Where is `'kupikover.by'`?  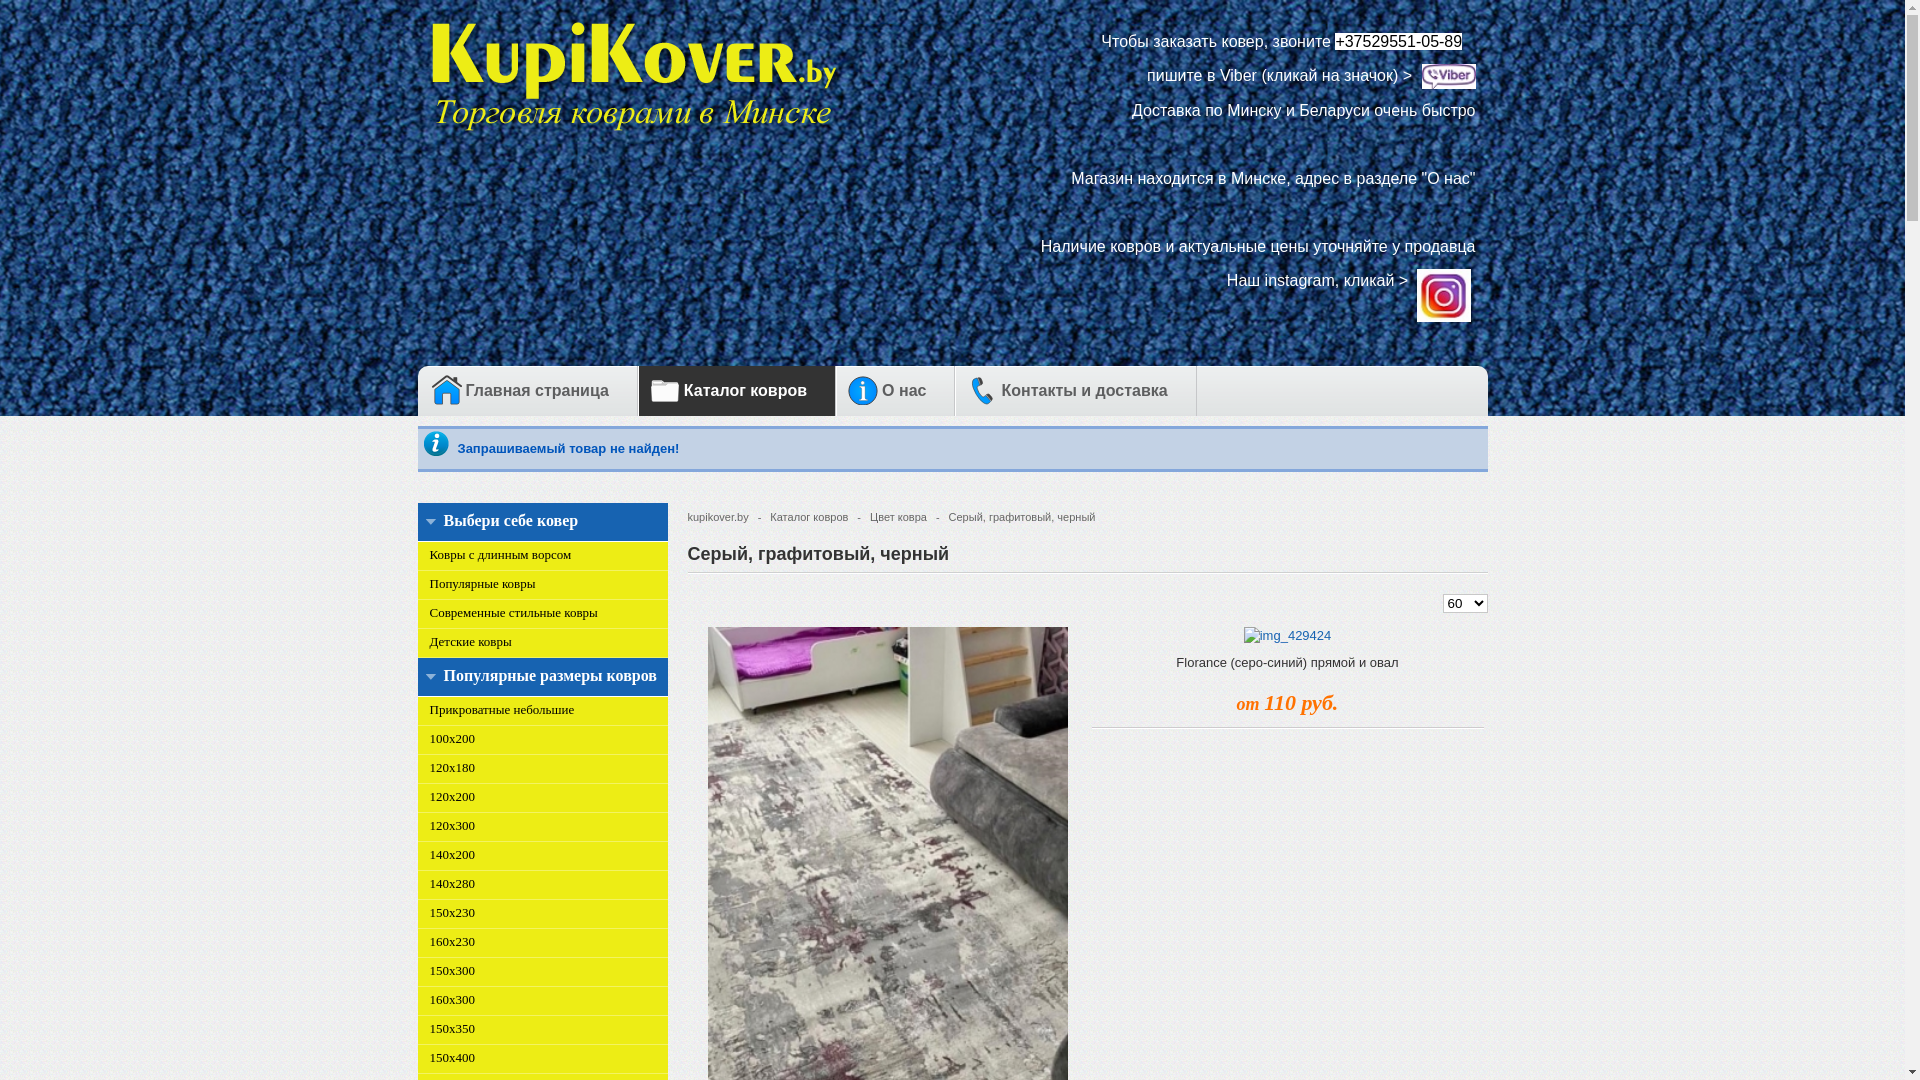
'kupikover.by' is located at coordinates (722, 514).